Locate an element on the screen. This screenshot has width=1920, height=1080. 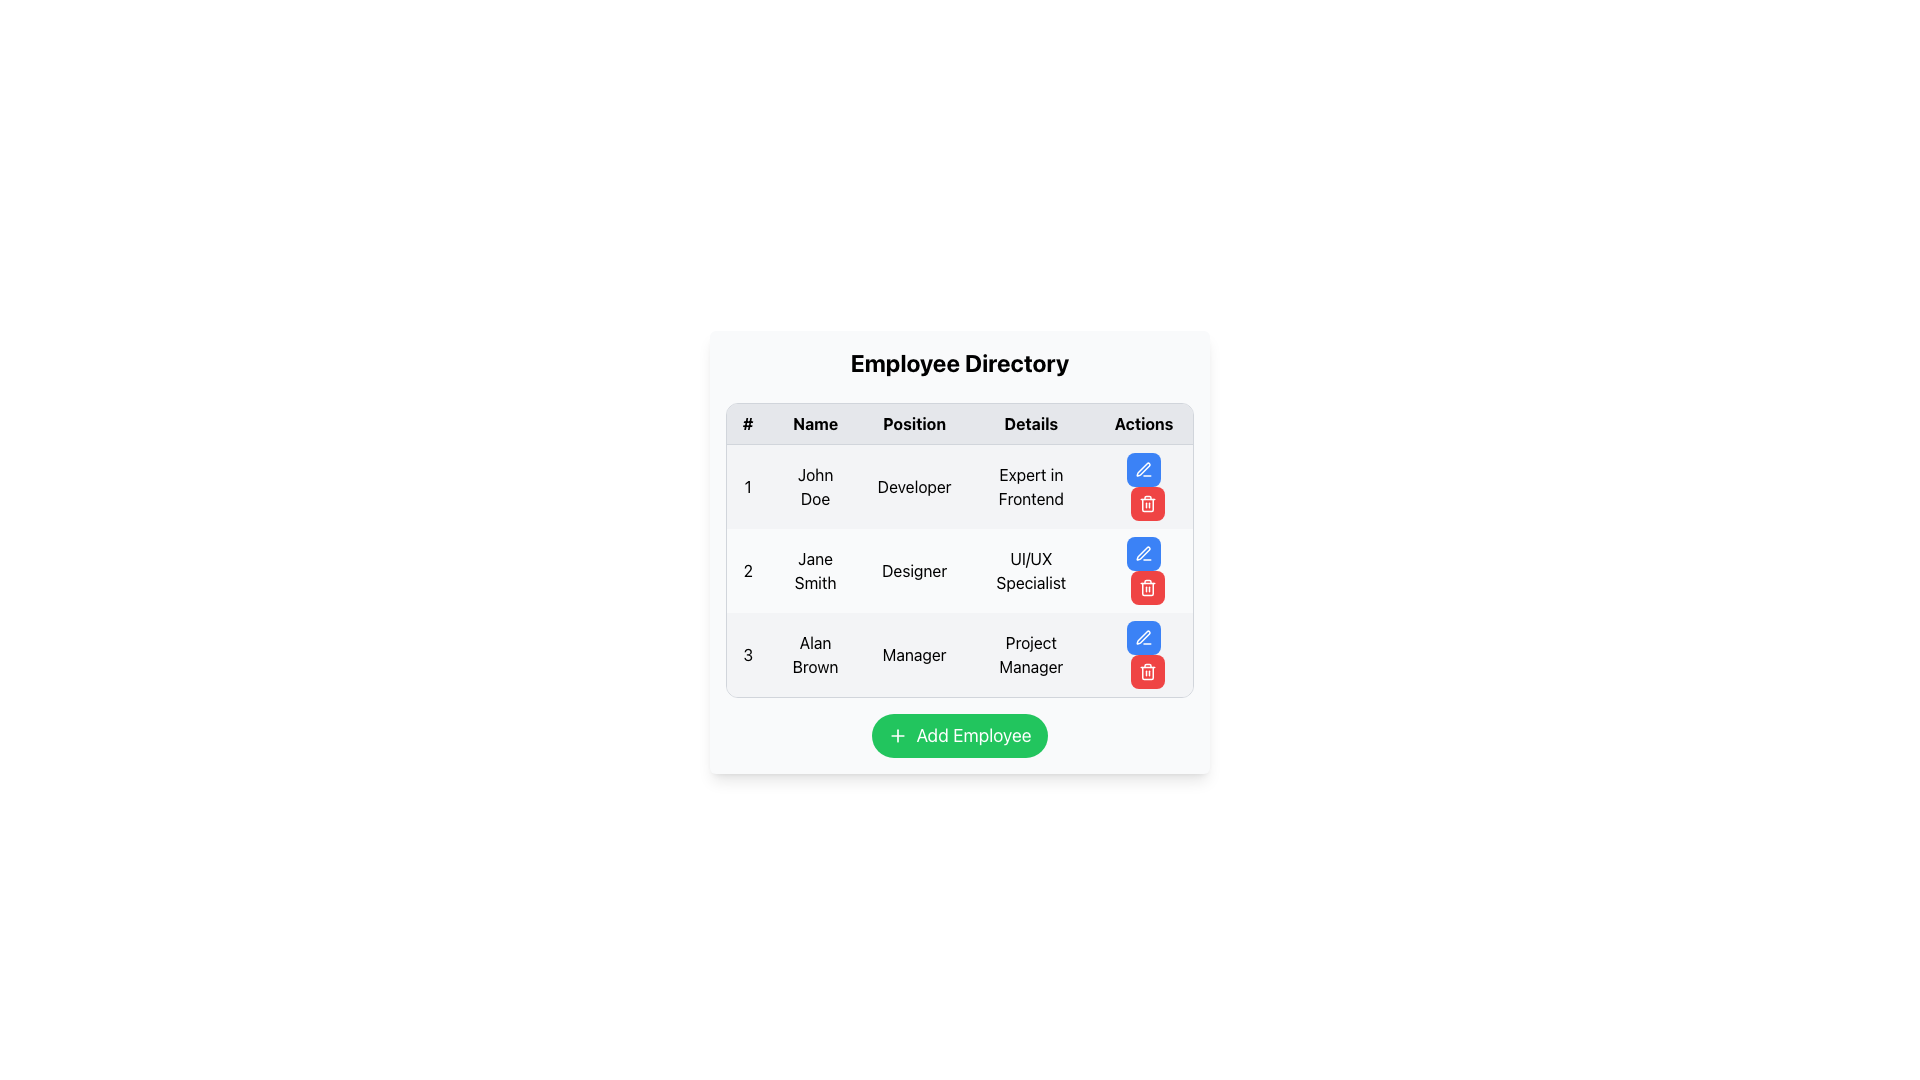
the Text Label displaying 'John Doe' in the employee directory table, located in the second cell of the first row under the 'Name' column is located at coordinates (815, 486).